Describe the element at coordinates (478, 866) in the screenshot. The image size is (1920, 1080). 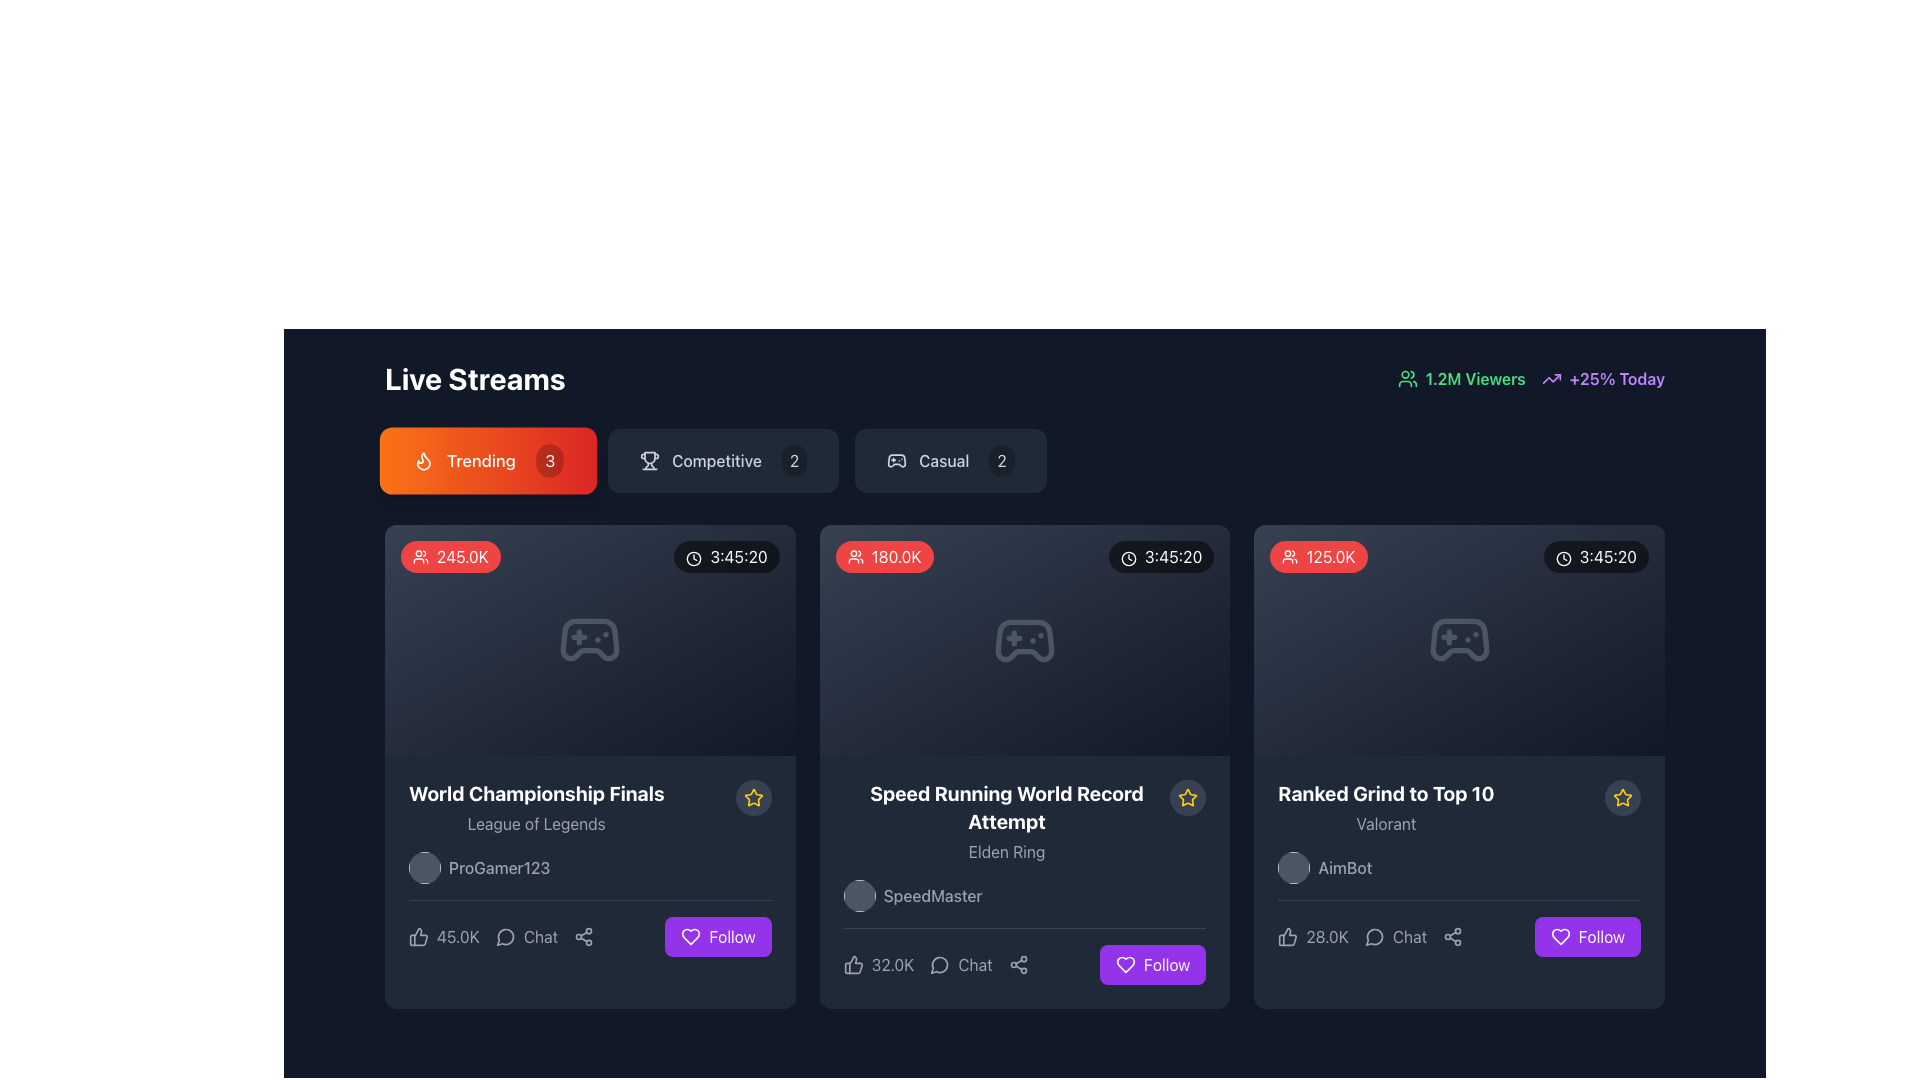
I see `the username 'ProGamer123' displayed next to the circular profile image placeholder in the live stream cards section` at that location.